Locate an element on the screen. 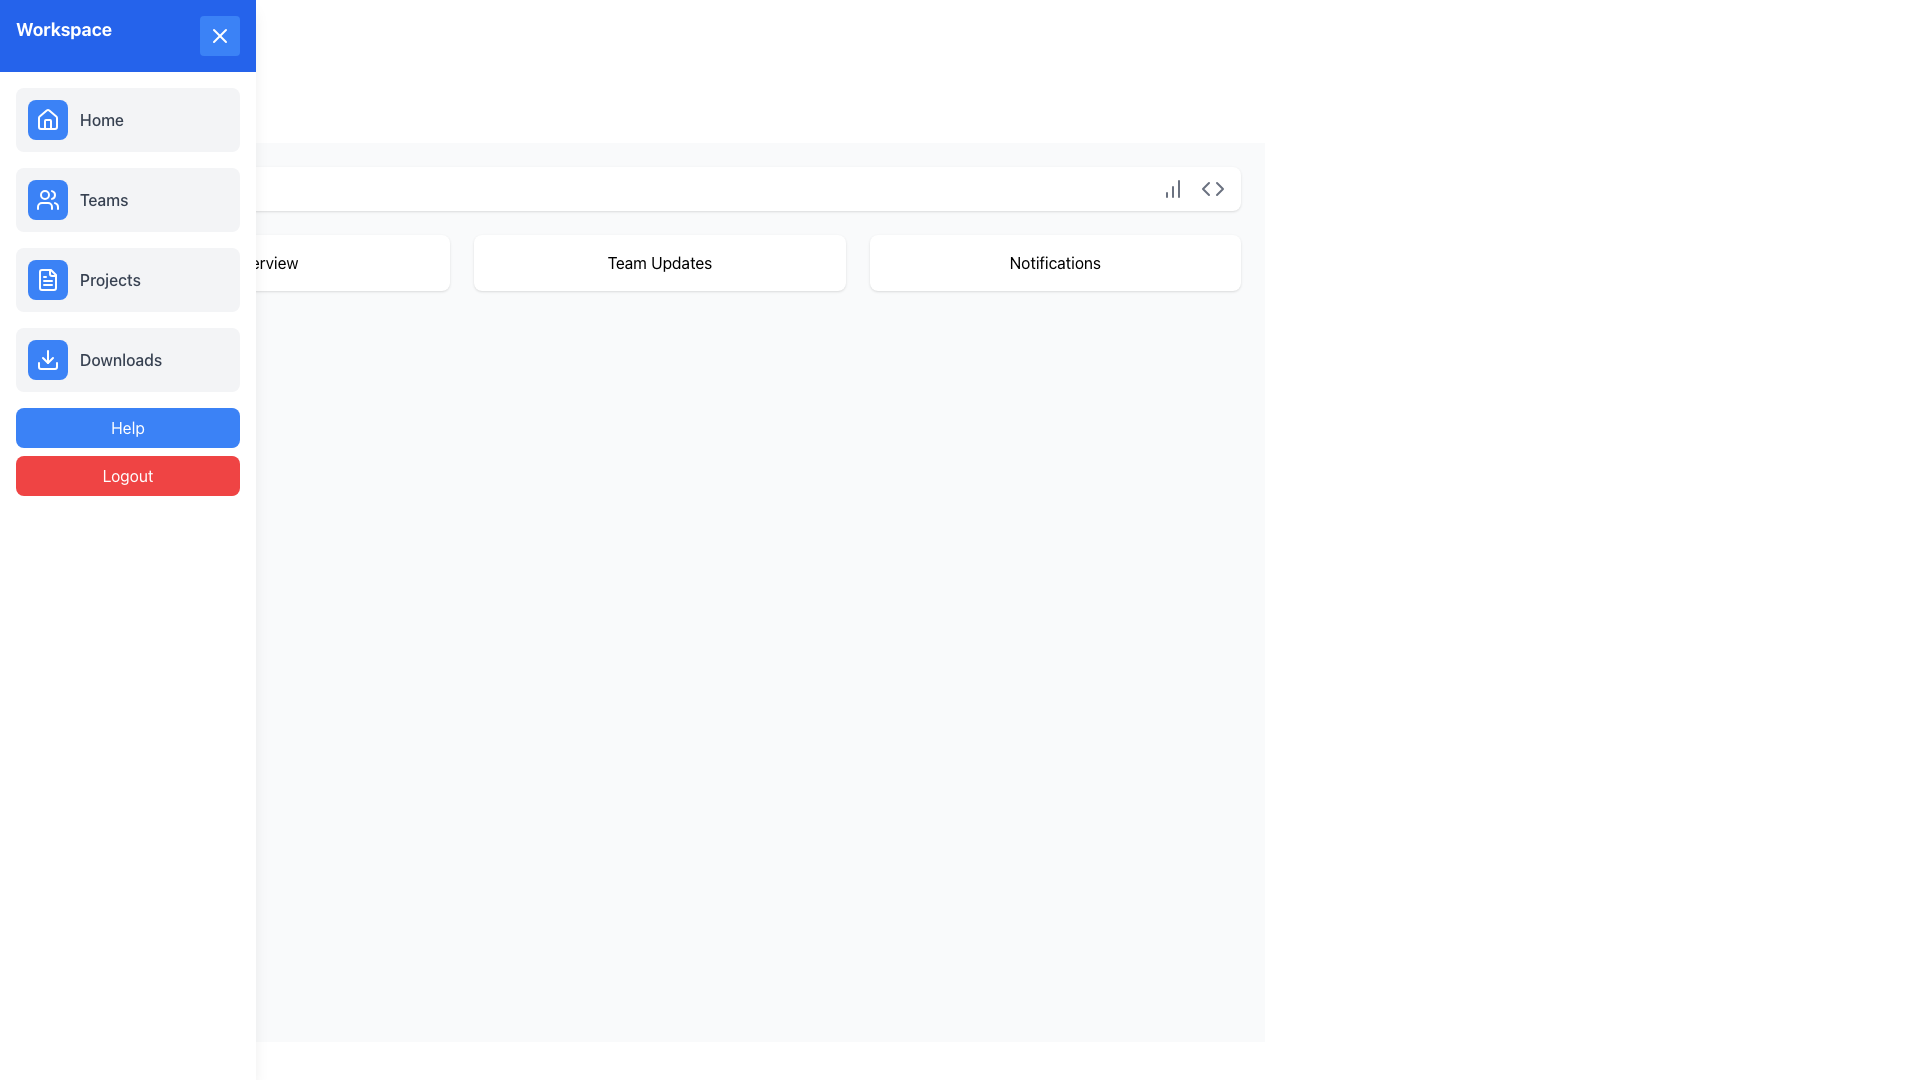  the Text label or title section that serves as a header for team updates, located between the Overview box and the Notifications box is located at coordinates (659, 261).